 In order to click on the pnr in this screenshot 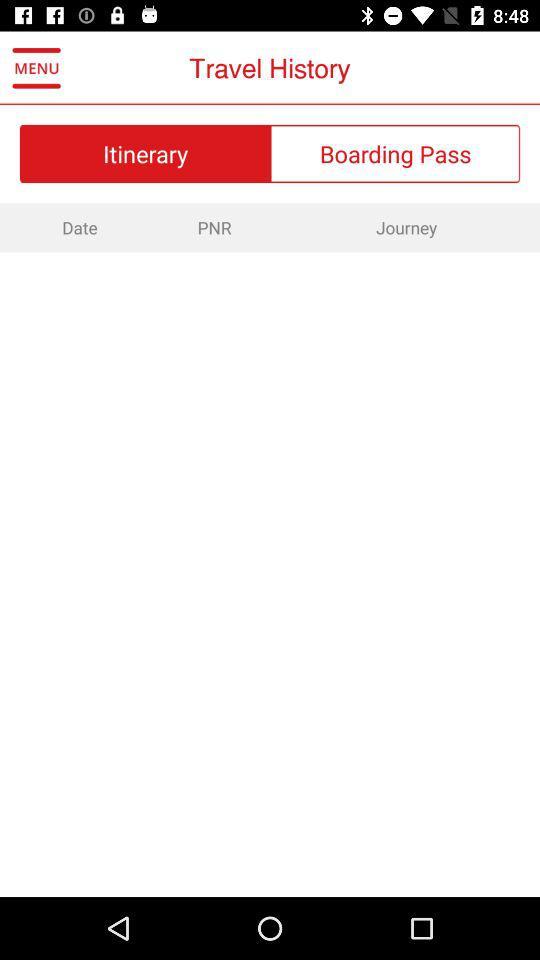, I will do `click(213, 227)`.